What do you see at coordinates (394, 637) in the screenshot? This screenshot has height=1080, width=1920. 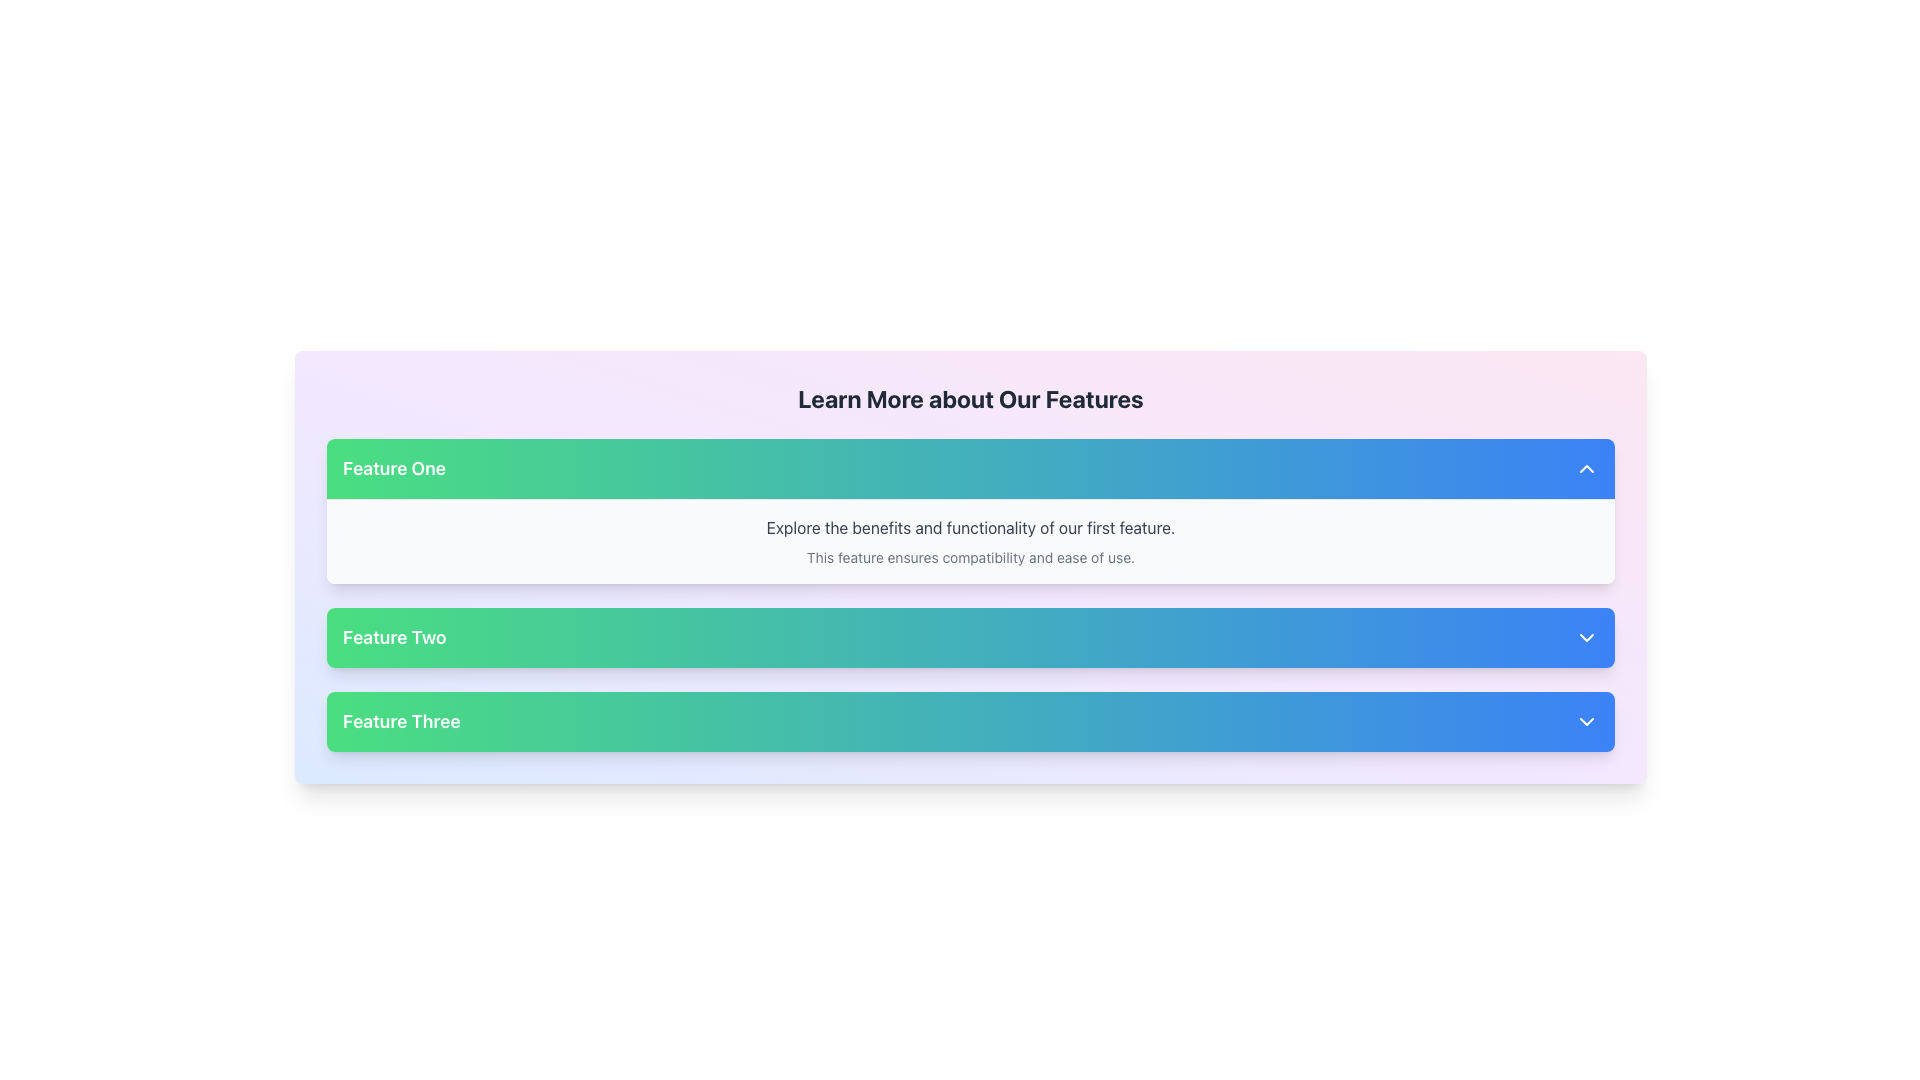 I see `the Text Label displaying 'Feature Two', which is positioned between 'Feature One' and 'Feature Three' in the feature listing interface` at bounding box center [394, 637].